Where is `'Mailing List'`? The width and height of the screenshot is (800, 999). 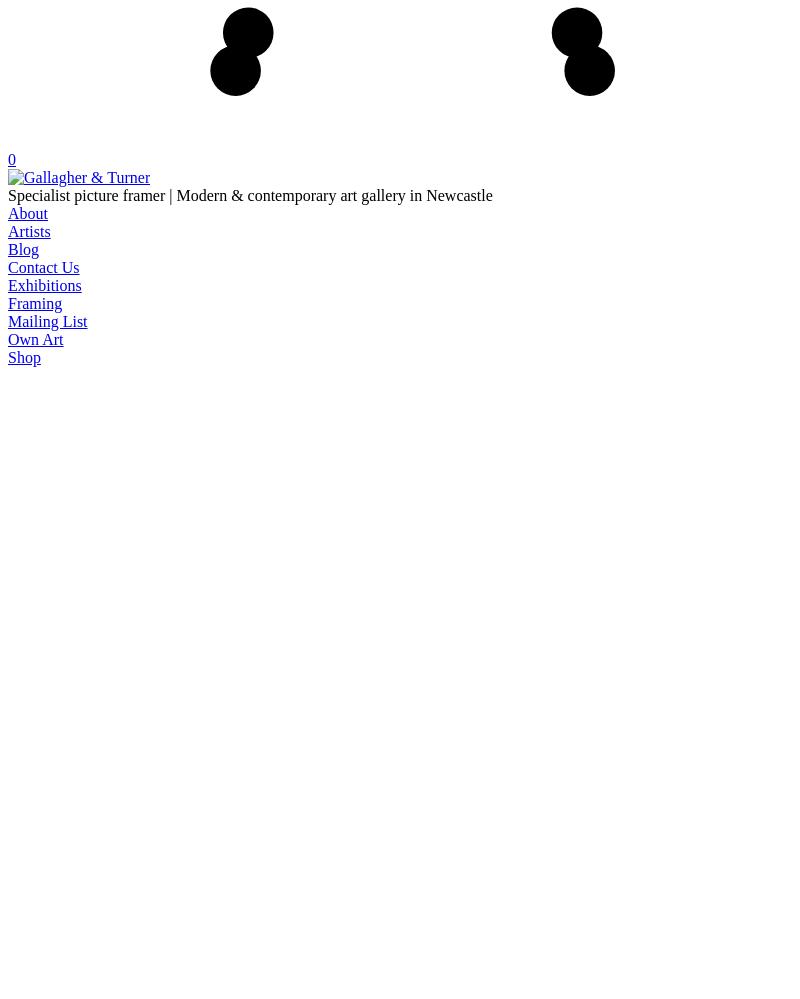 'Mailing List' is located at coordinates (46, 319).